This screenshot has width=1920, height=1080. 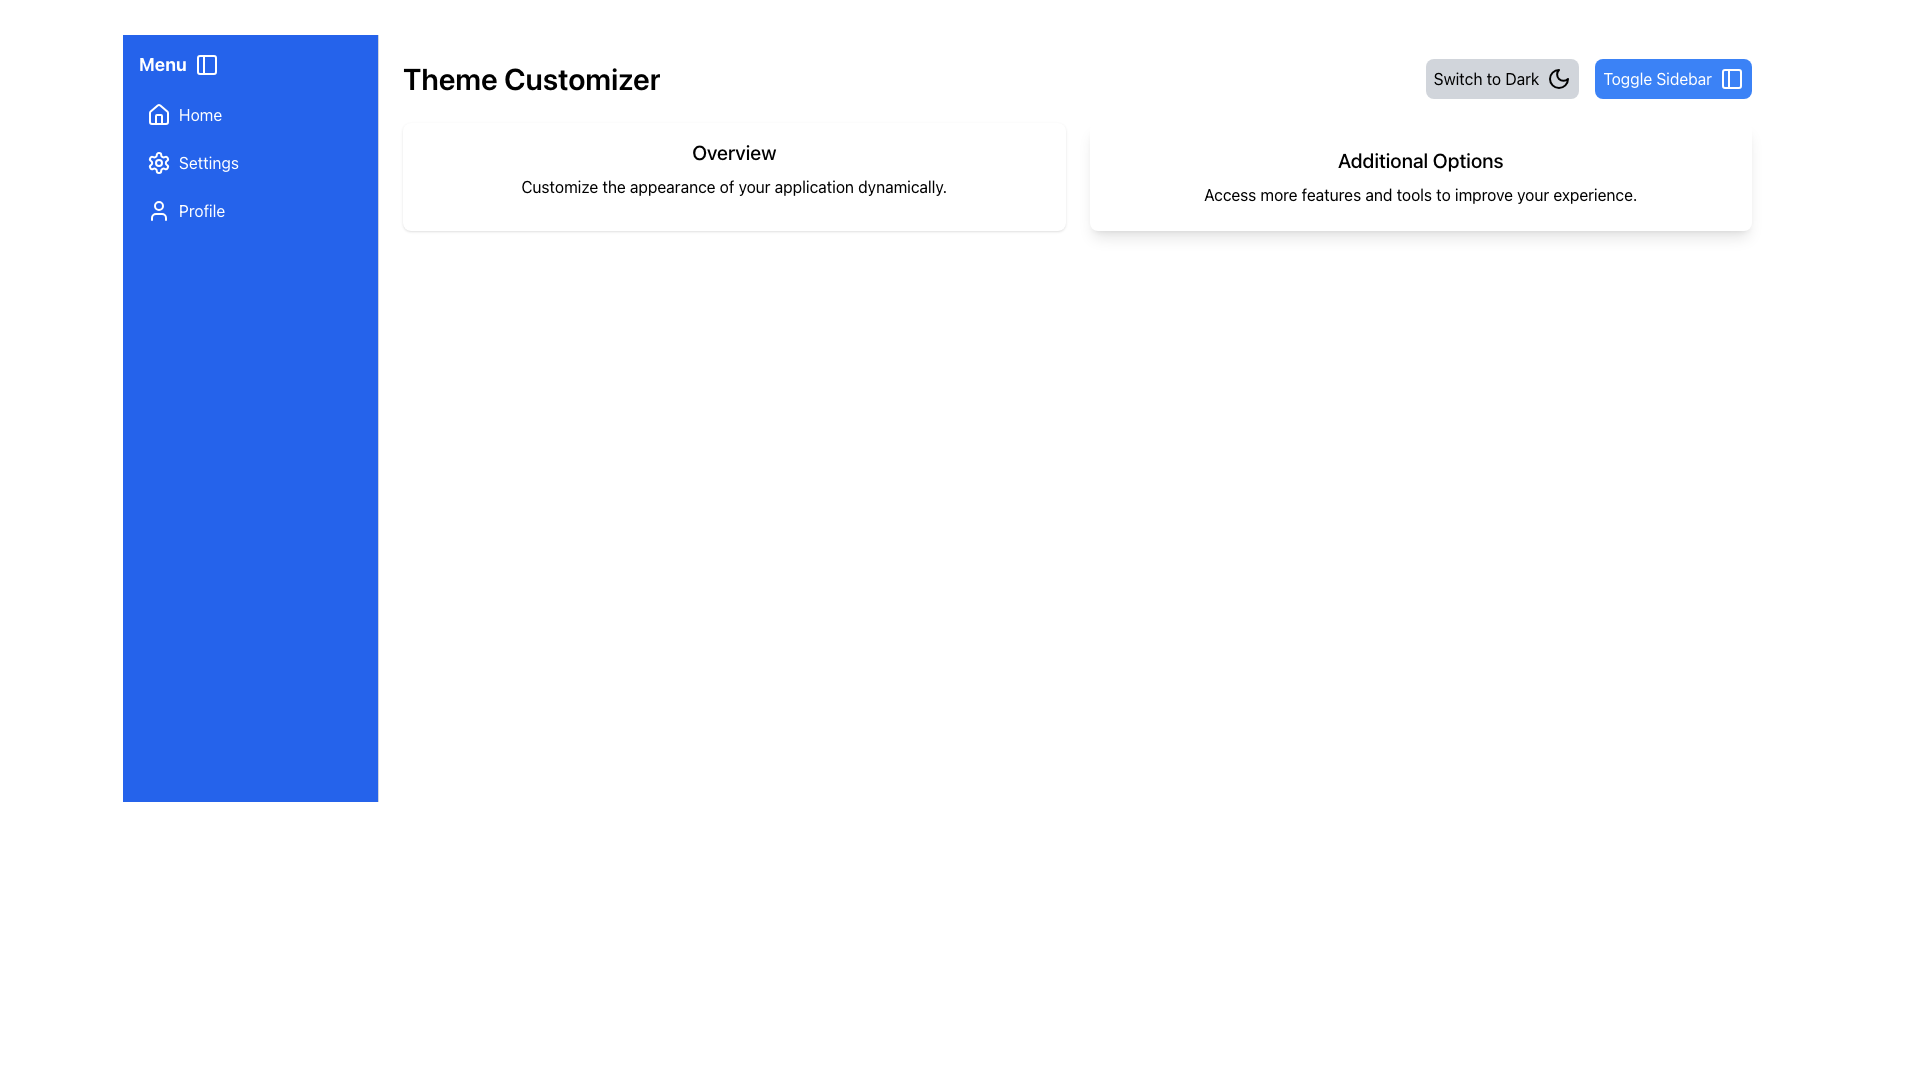 I want to click on the Decorative SVG Element located in the left sidebar menu, adjacent to the 'Menu' text label, so click(x=206, y=64).